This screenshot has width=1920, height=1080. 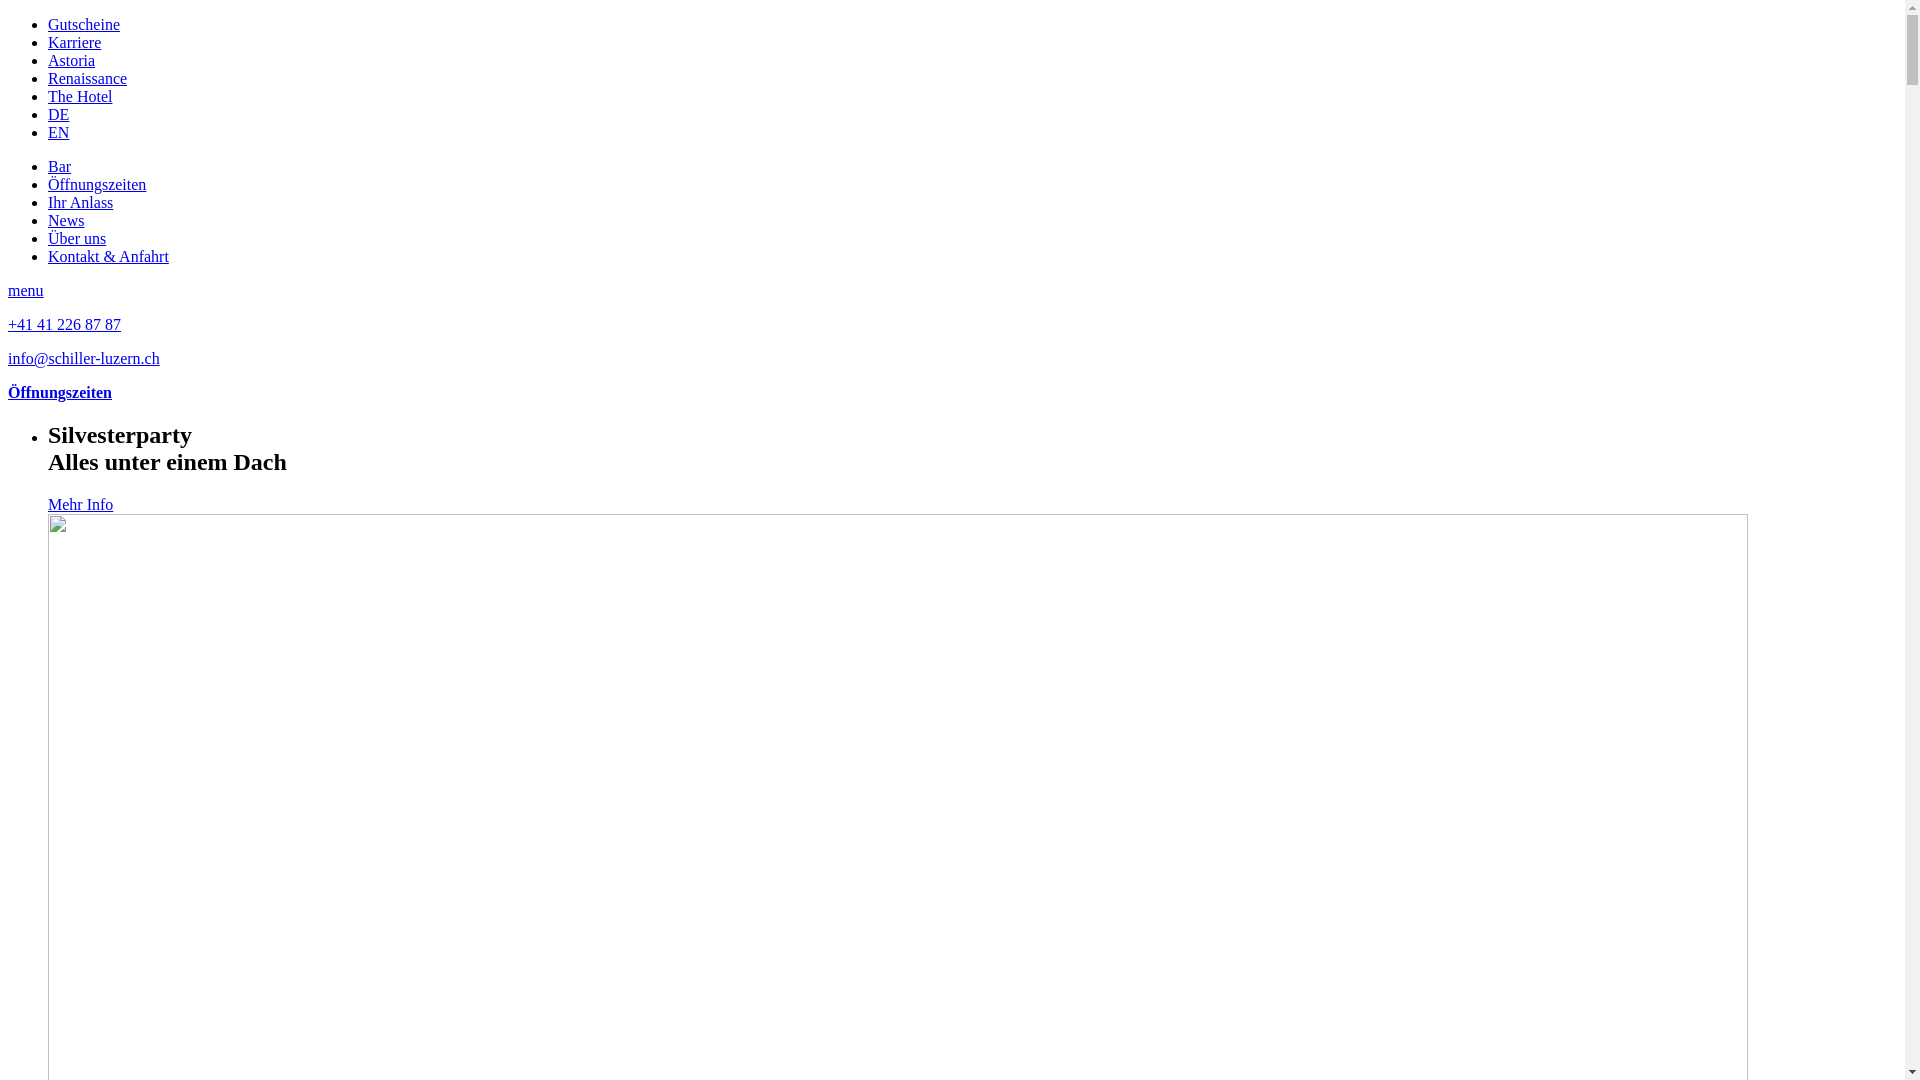 I want to click on 'News', so click(x=48, y=220).